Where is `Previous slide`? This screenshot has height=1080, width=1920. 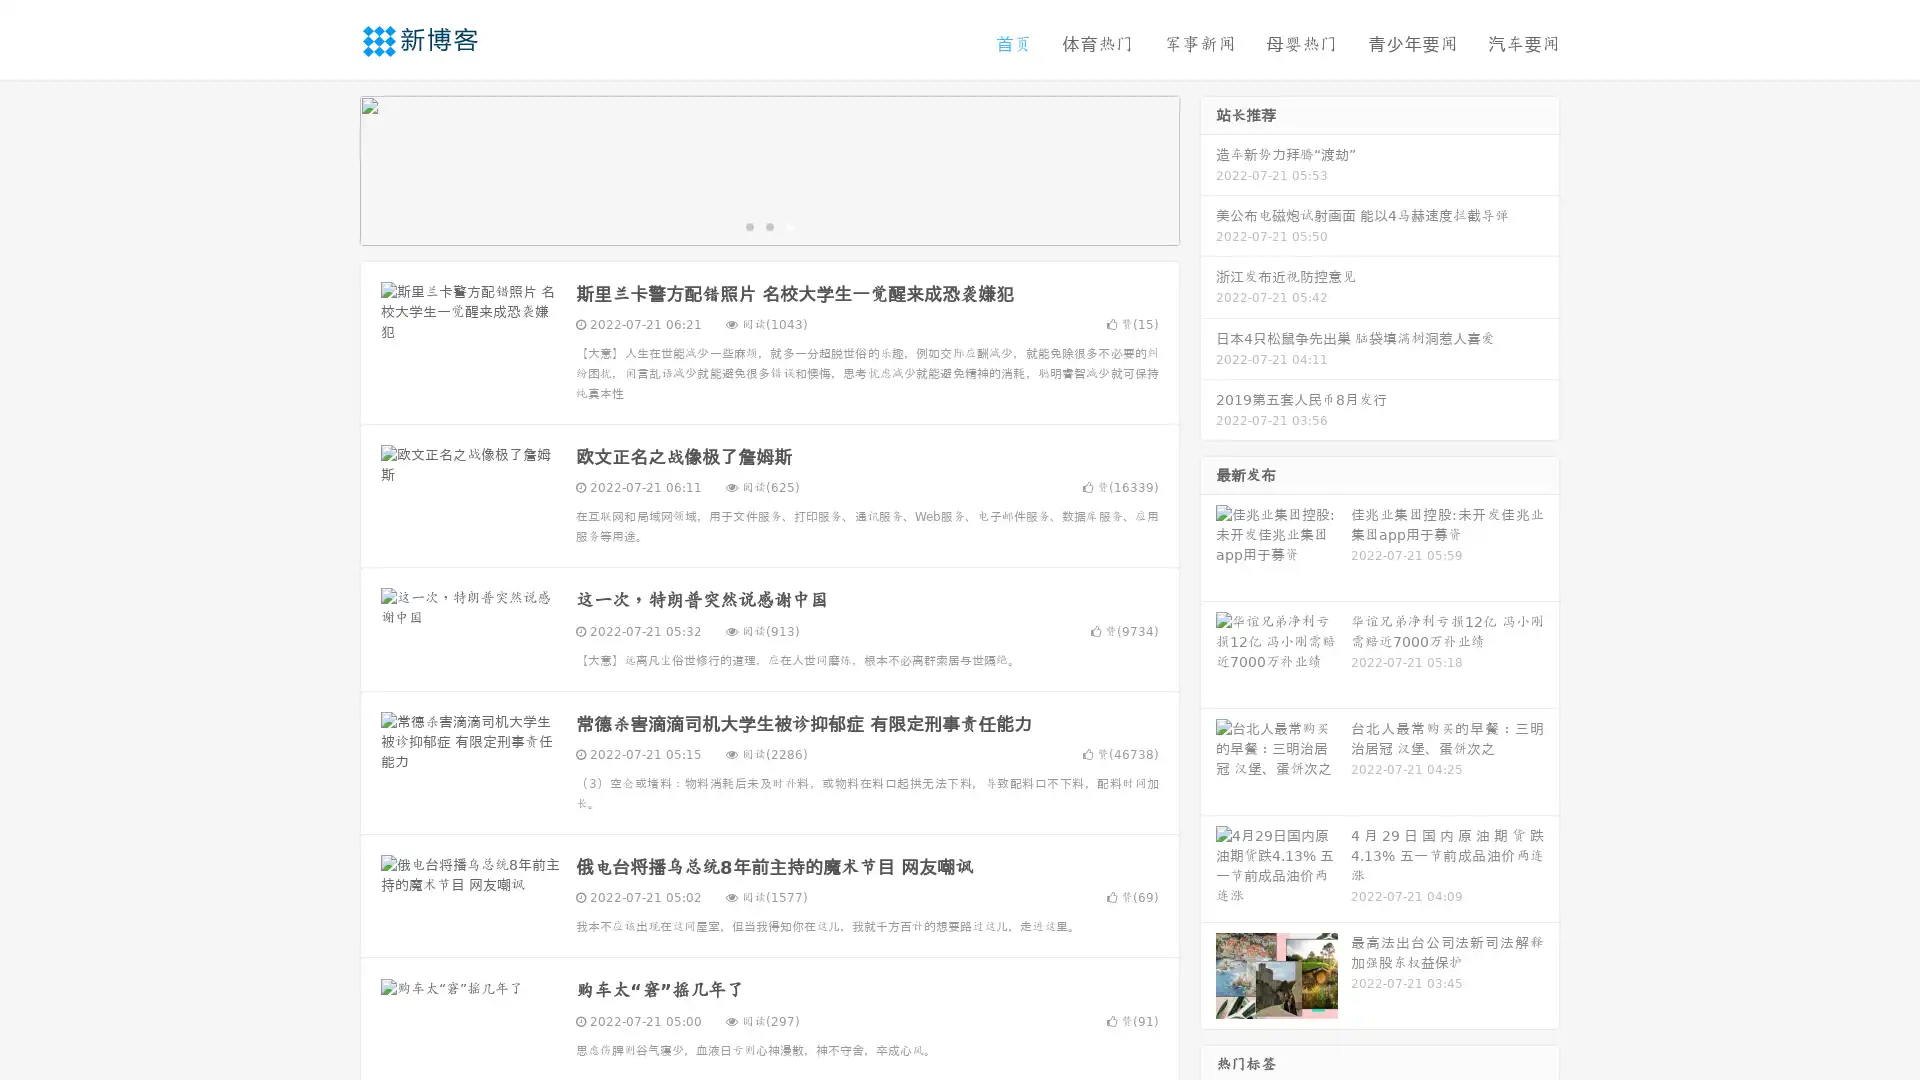 Previous slide is located at coordinates (330, 168).